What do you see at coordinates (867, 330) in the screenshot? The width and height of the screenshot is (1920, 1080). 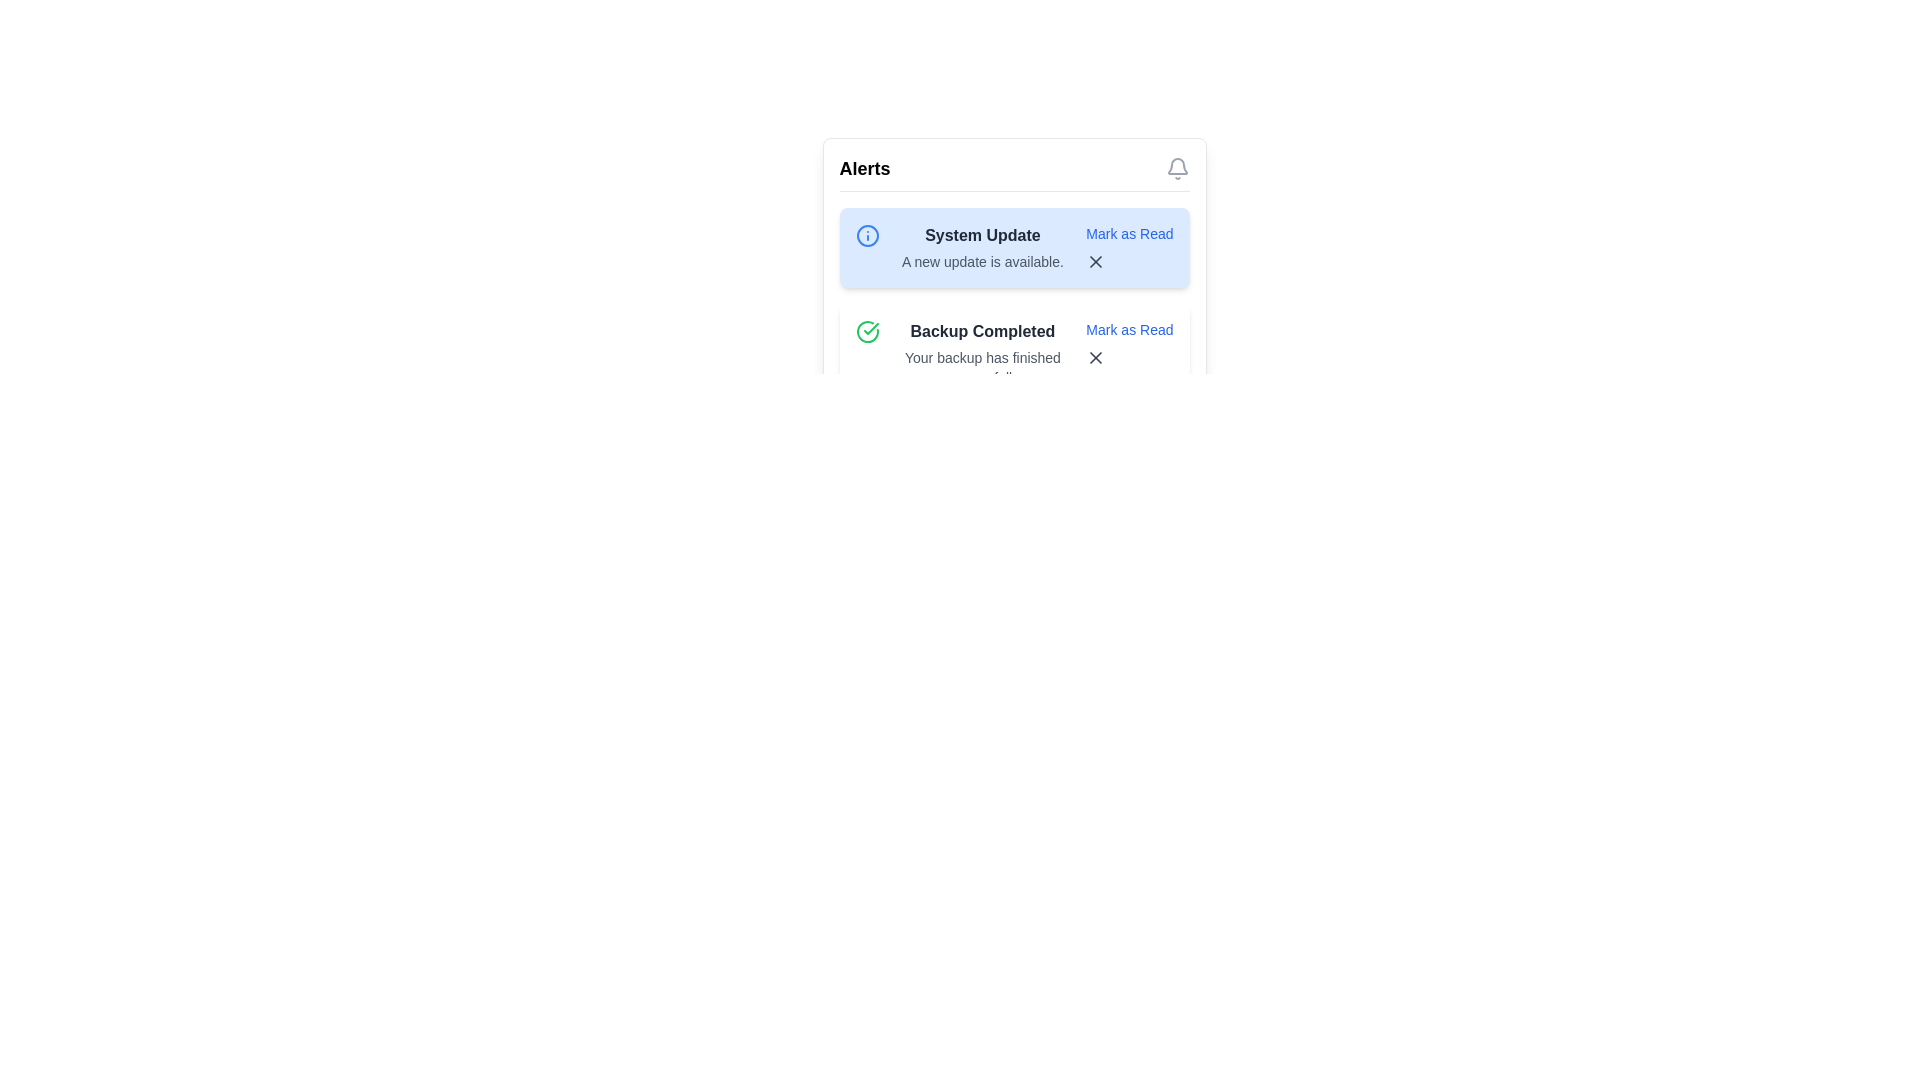 I see `the success icon indicating 'Backup Completed' in the notification list, which is positioned near the left margin of the alert` at bounding box center [867, 330].